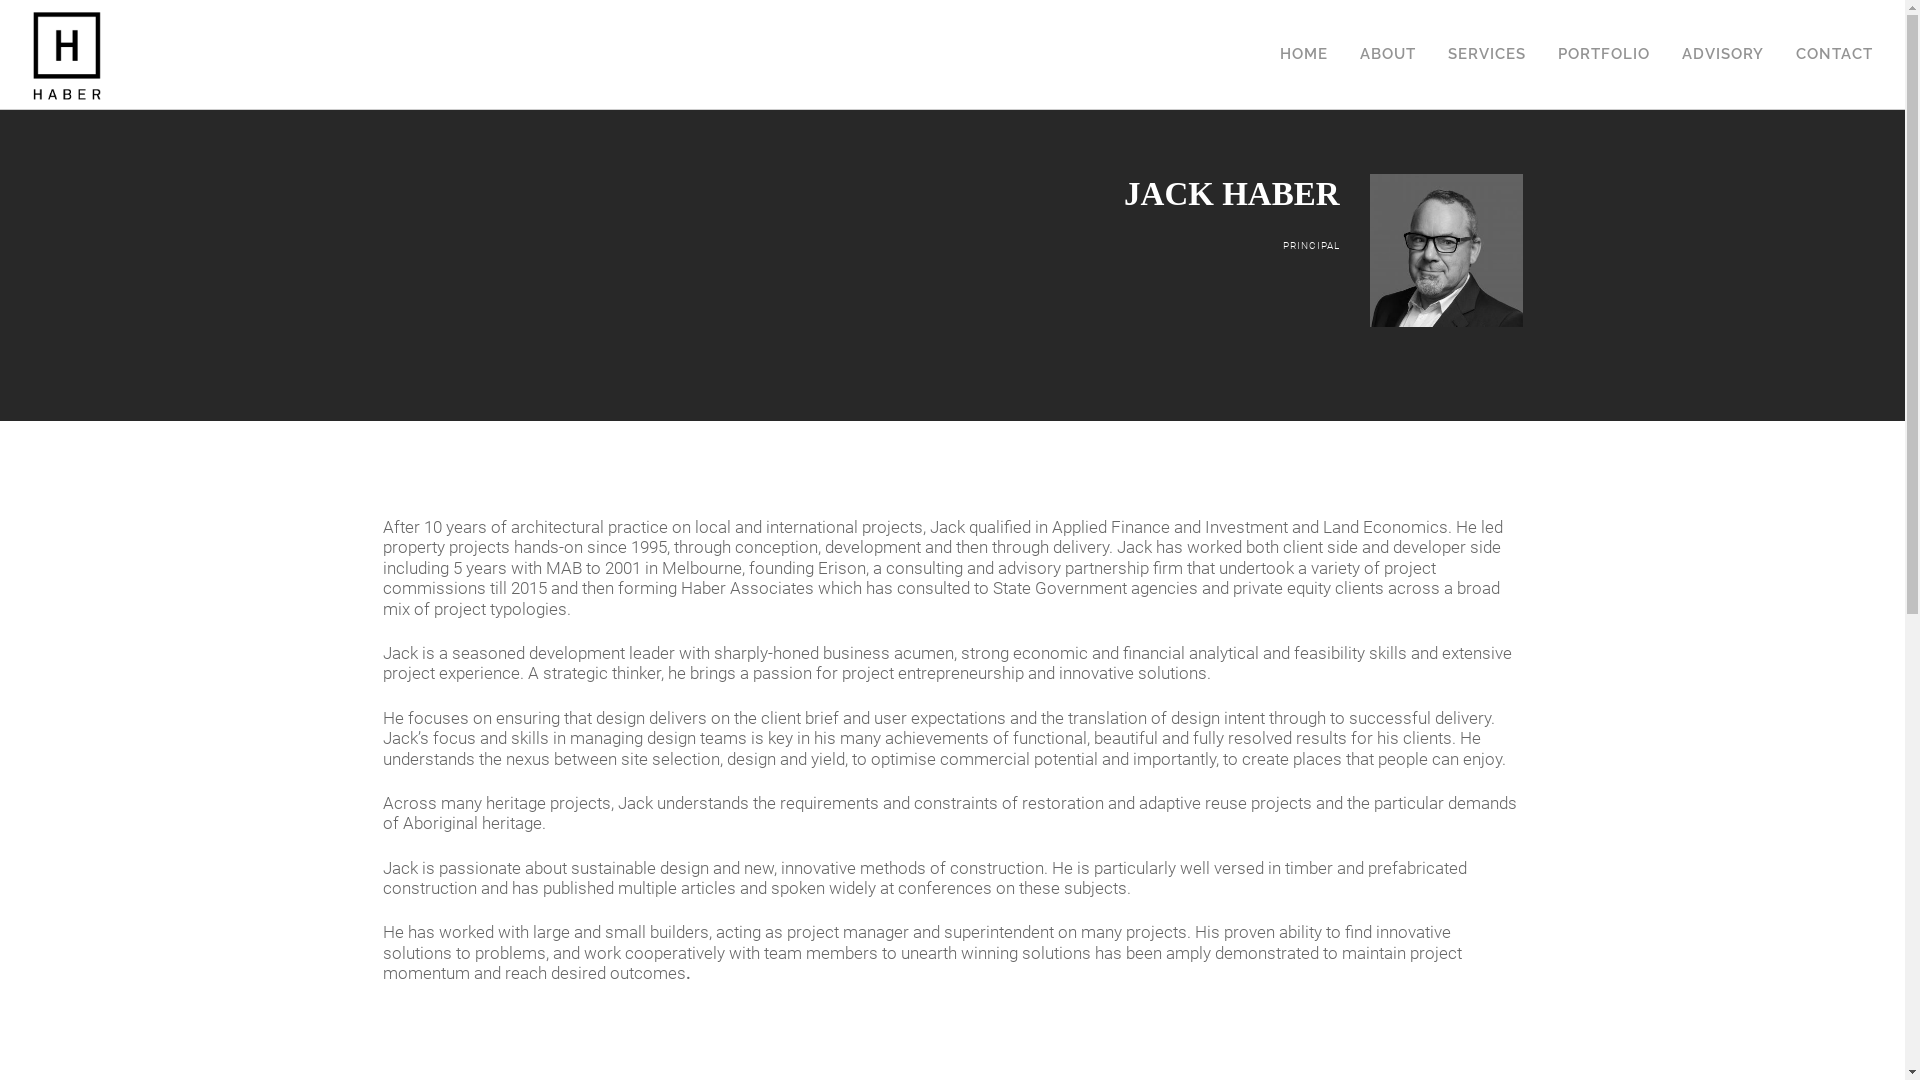 Image resolution: width=1920 pixels, height=1080 pixels. Describe the element at coordinates (1386, 27) in the screenshot. I see `'ABOUT'` at that location.